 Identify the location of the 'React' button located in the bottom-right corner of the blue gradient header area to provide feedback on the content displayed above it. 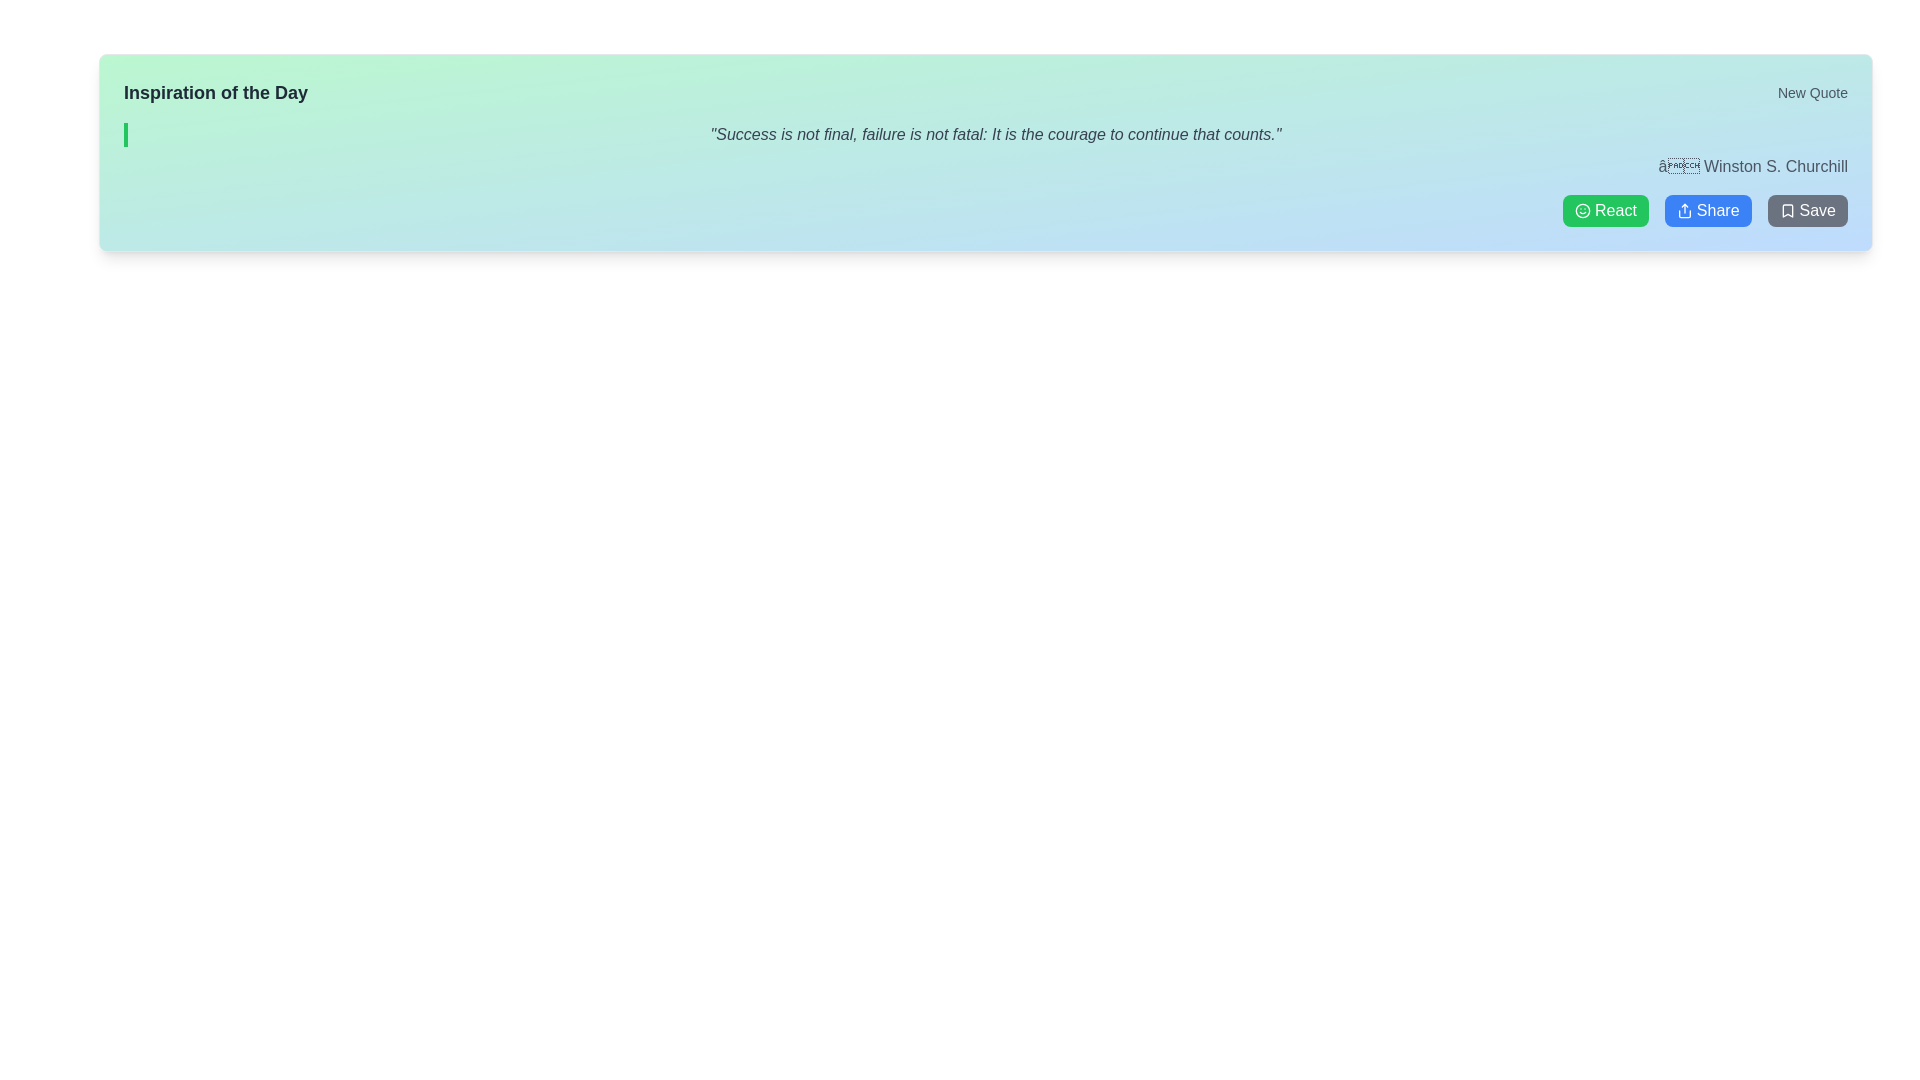
(1605, 211).